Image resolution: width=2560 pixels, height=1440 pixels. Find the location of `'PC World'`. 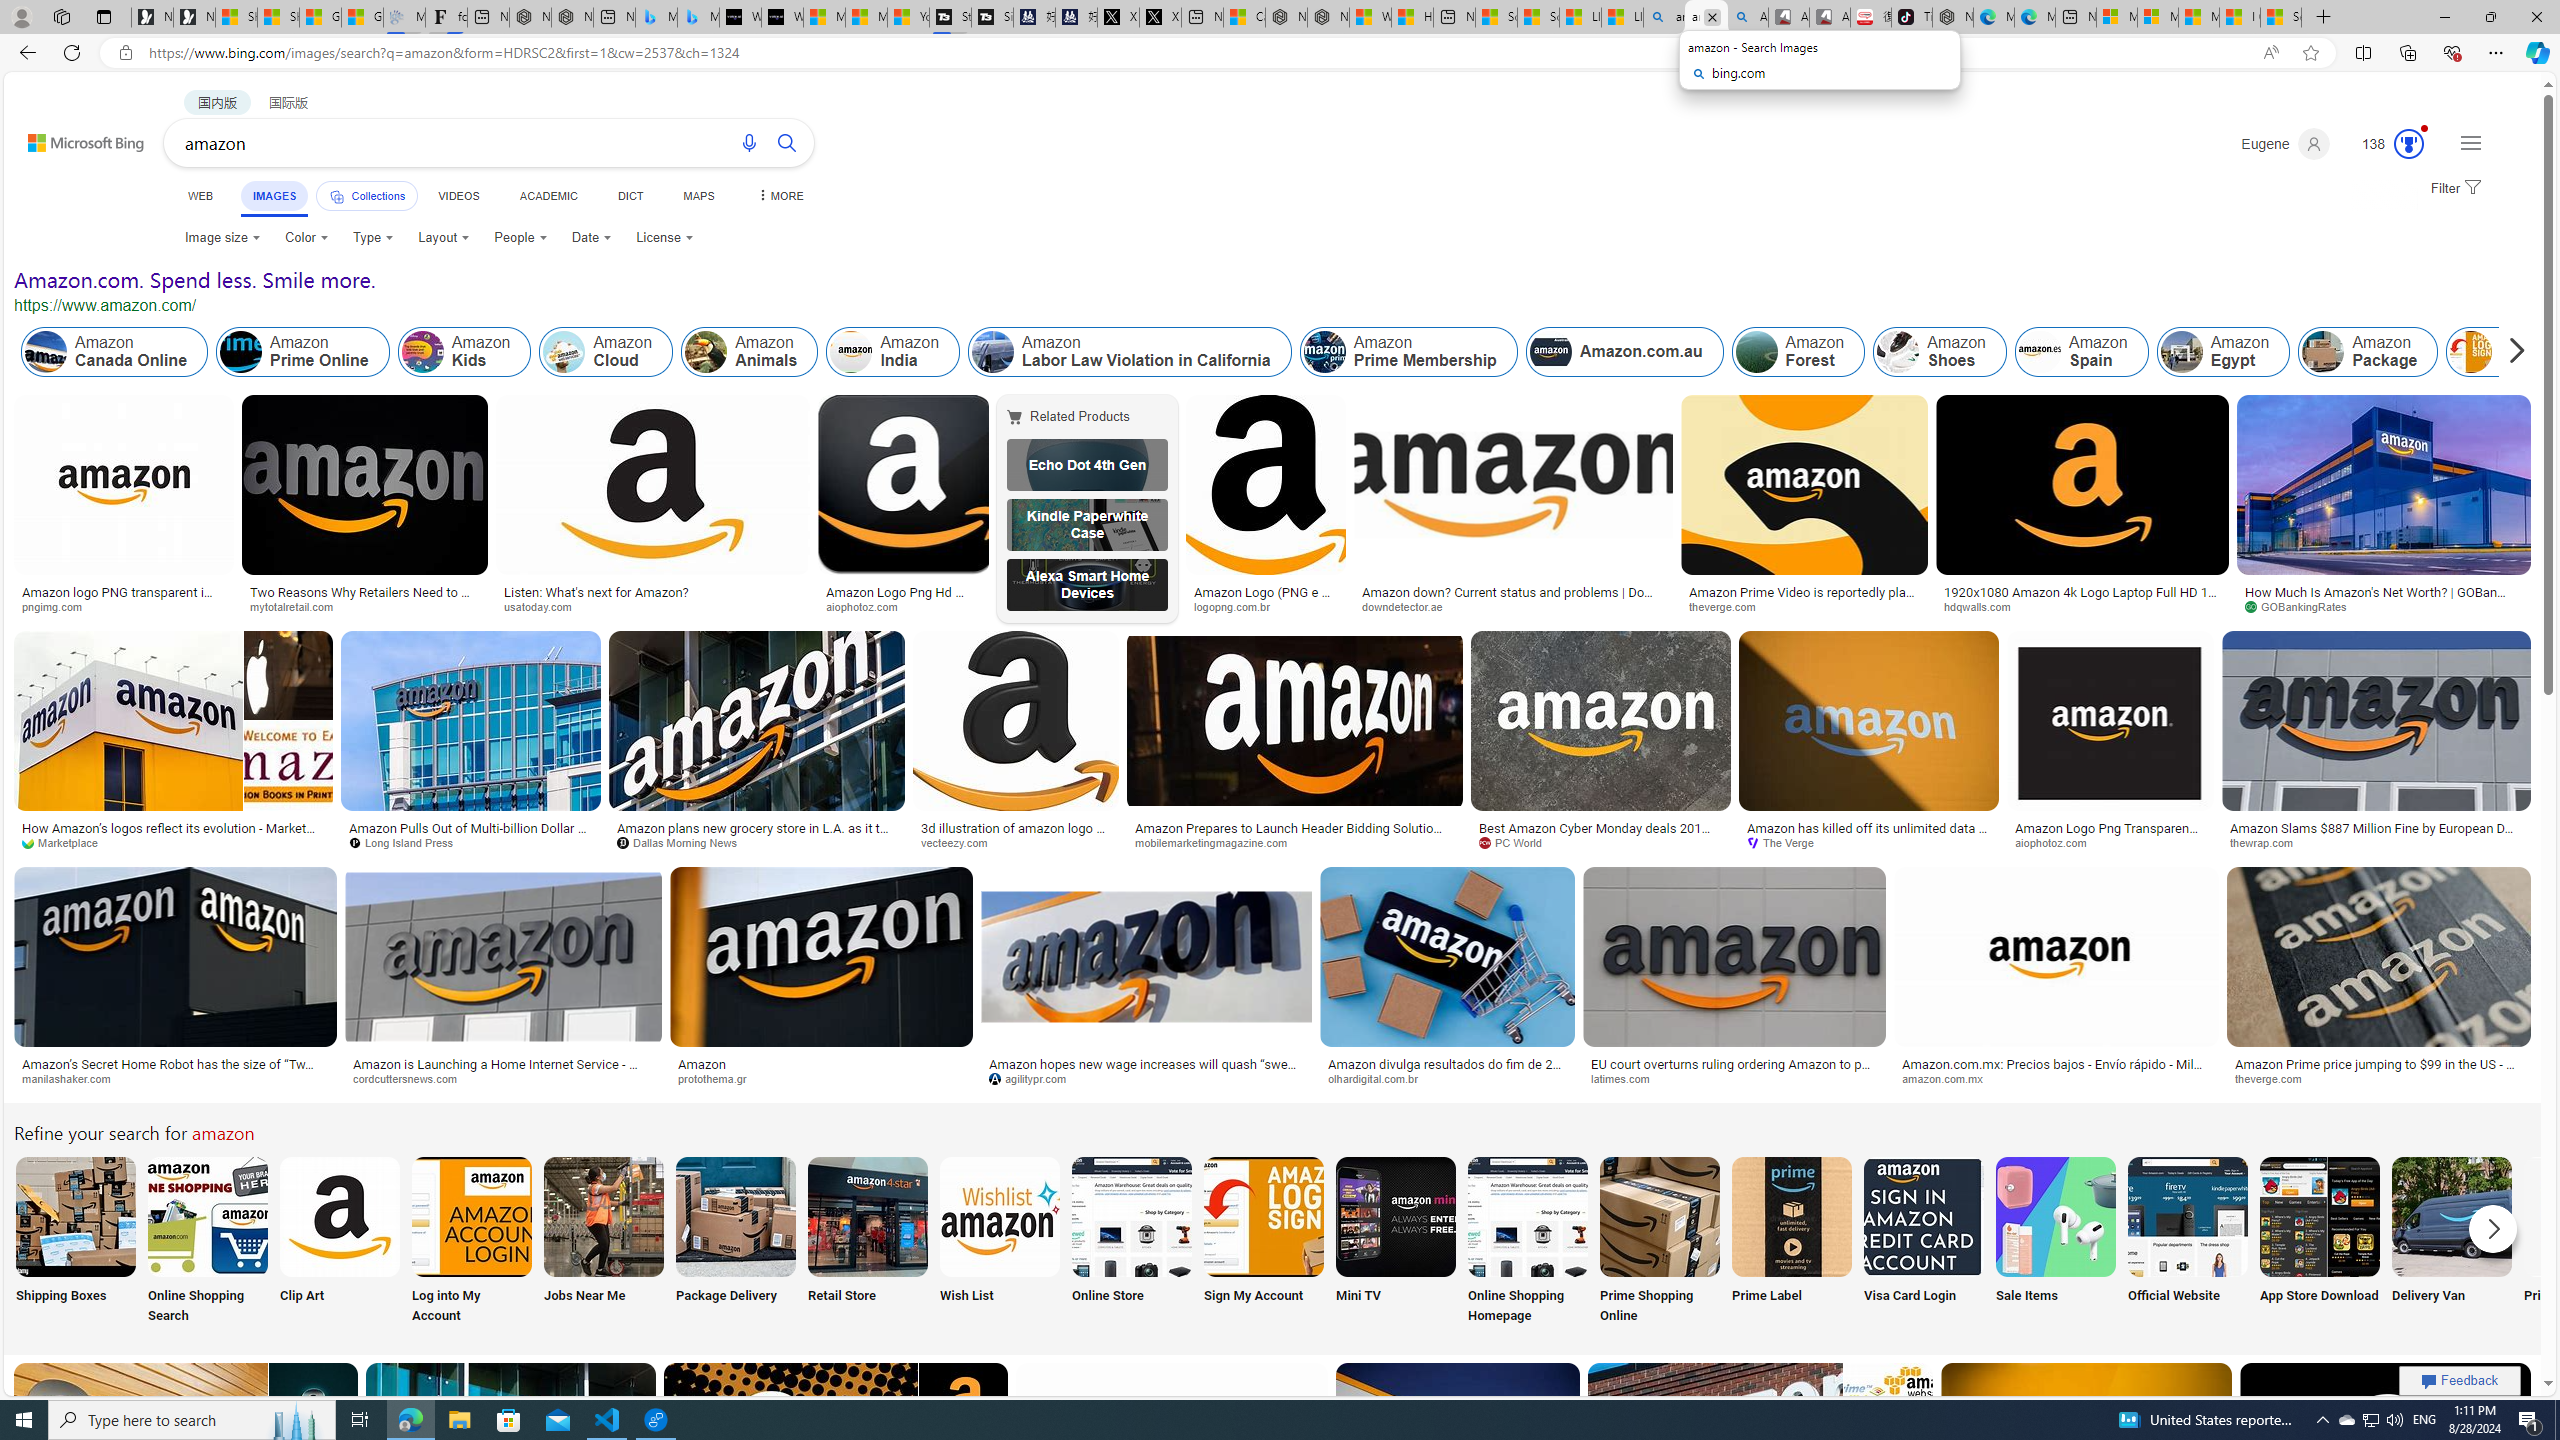

'PC World' is located at coordinates (1601, 842).